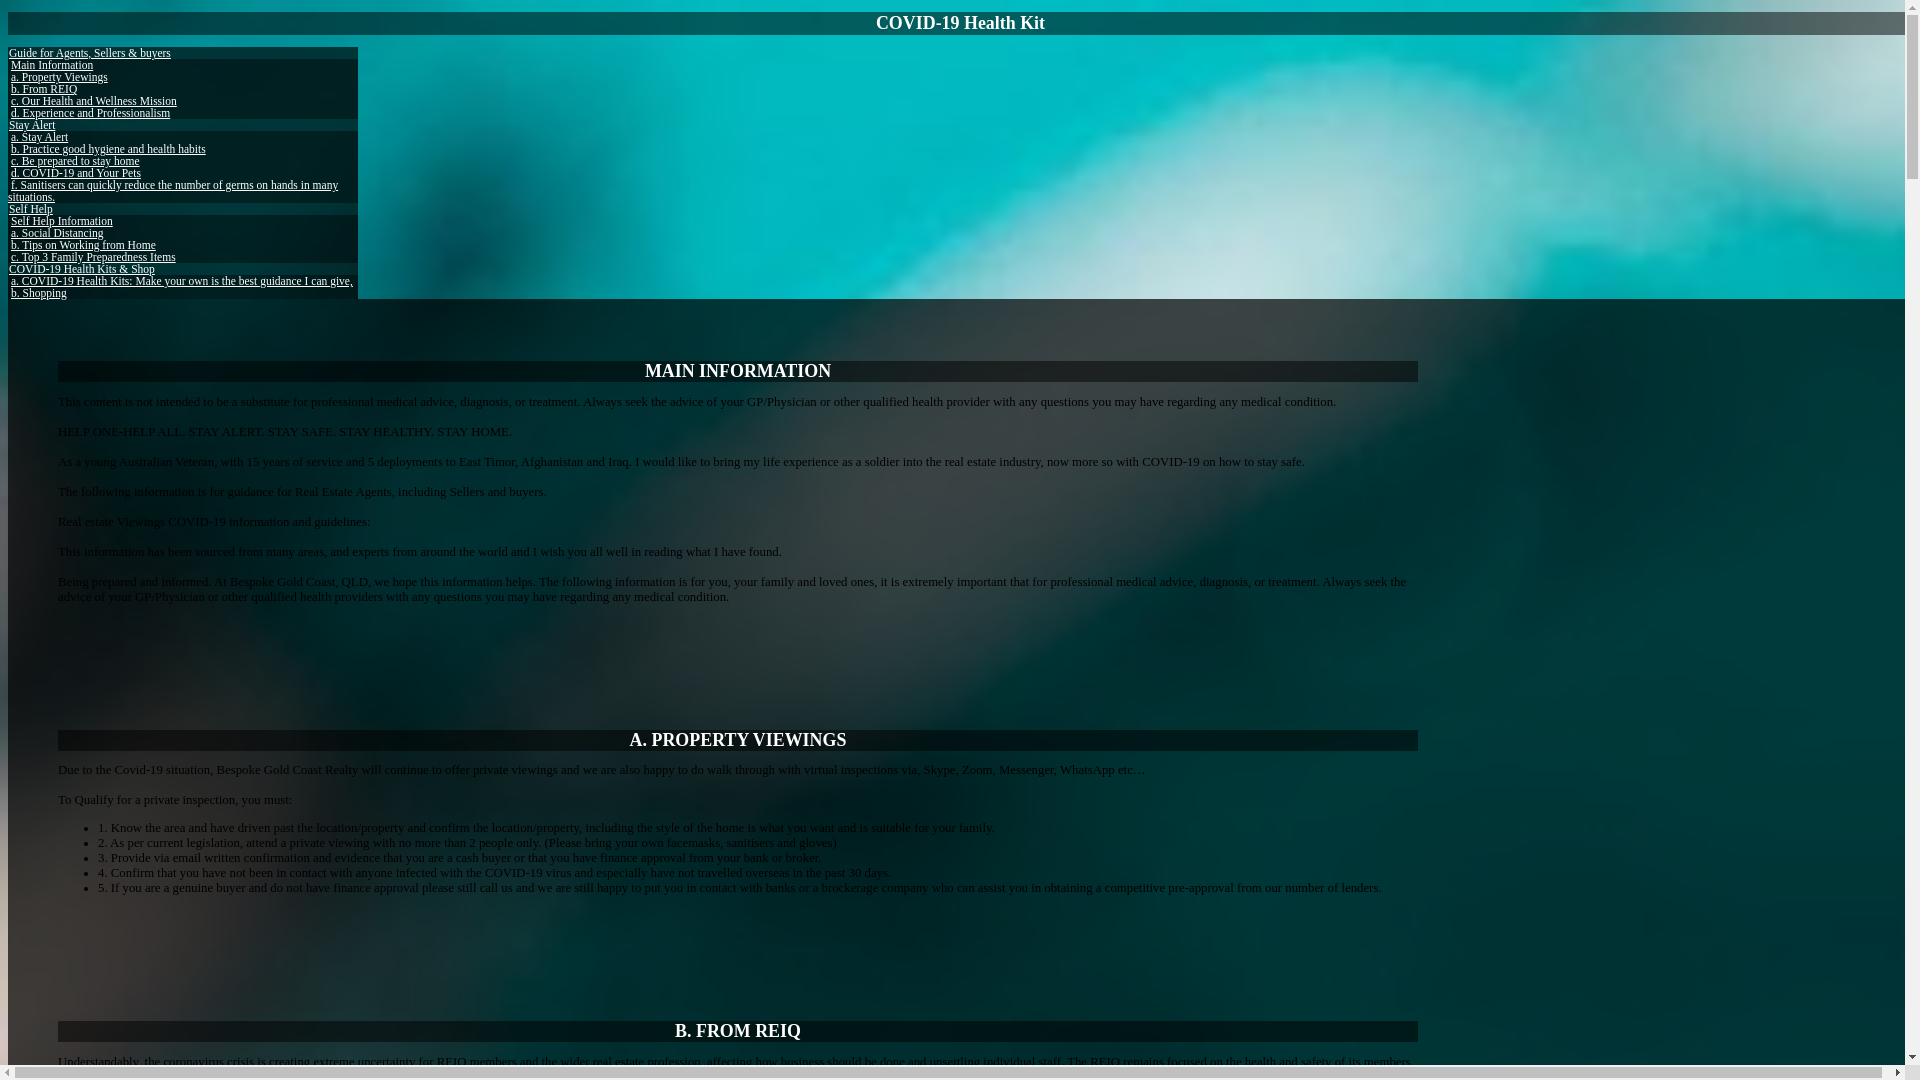  What do you see at coordinates (92, 256) in the screenshot?
I see `'c. Top 3 Family Preparedness Items'` at bounding box center [92, 256].